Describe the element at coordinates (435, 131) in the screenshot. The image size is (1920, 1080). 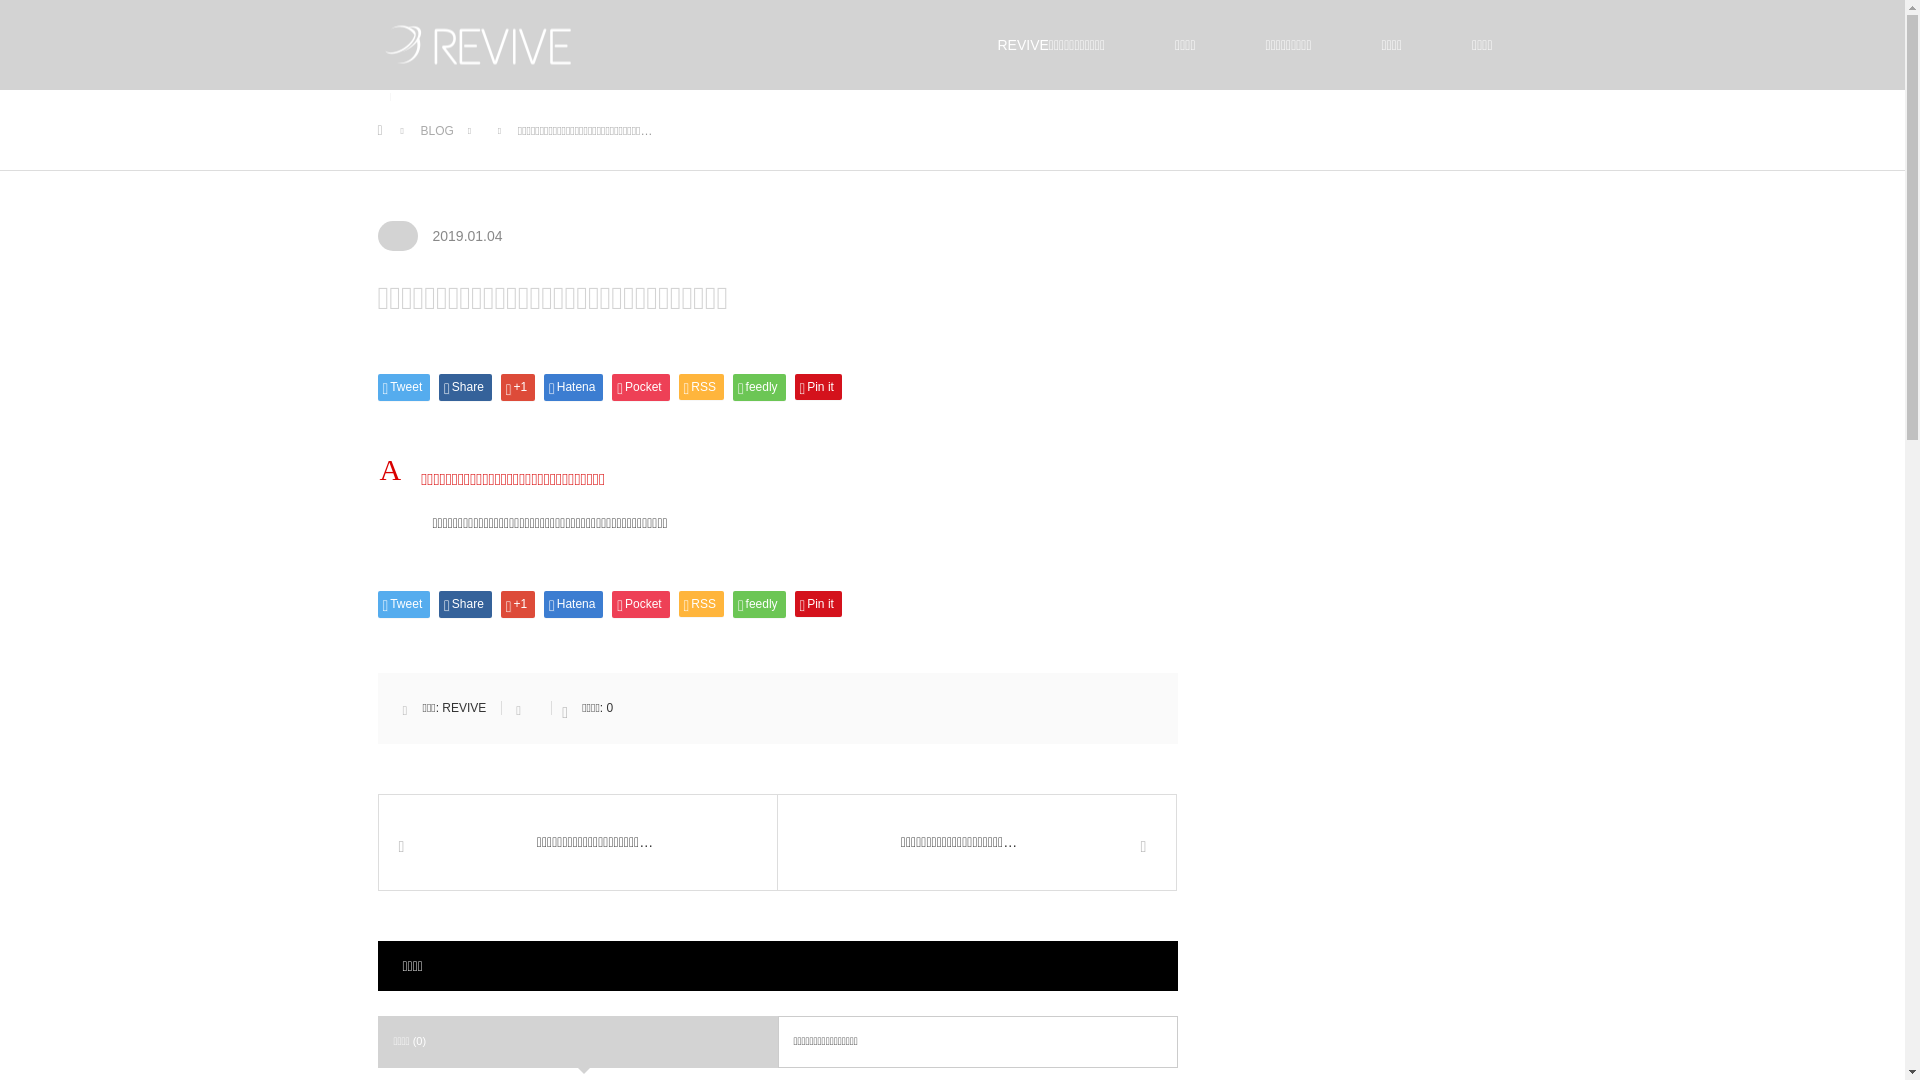
I see `'BLOG'` at that location.